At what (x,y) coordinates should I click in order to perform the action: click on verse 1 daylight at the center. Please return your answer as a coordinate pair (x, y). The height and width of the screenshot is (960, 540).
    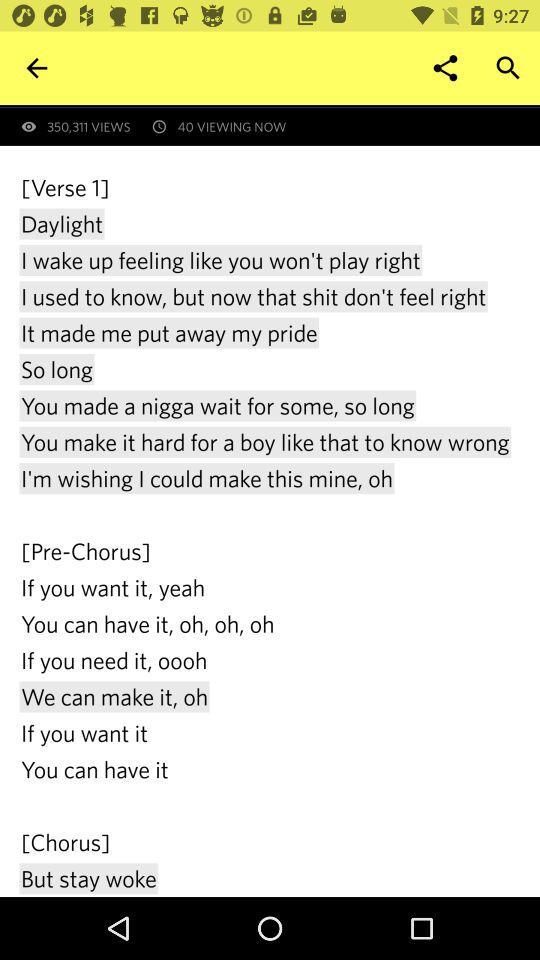
    Looking at the image, I should click on (270, 533).